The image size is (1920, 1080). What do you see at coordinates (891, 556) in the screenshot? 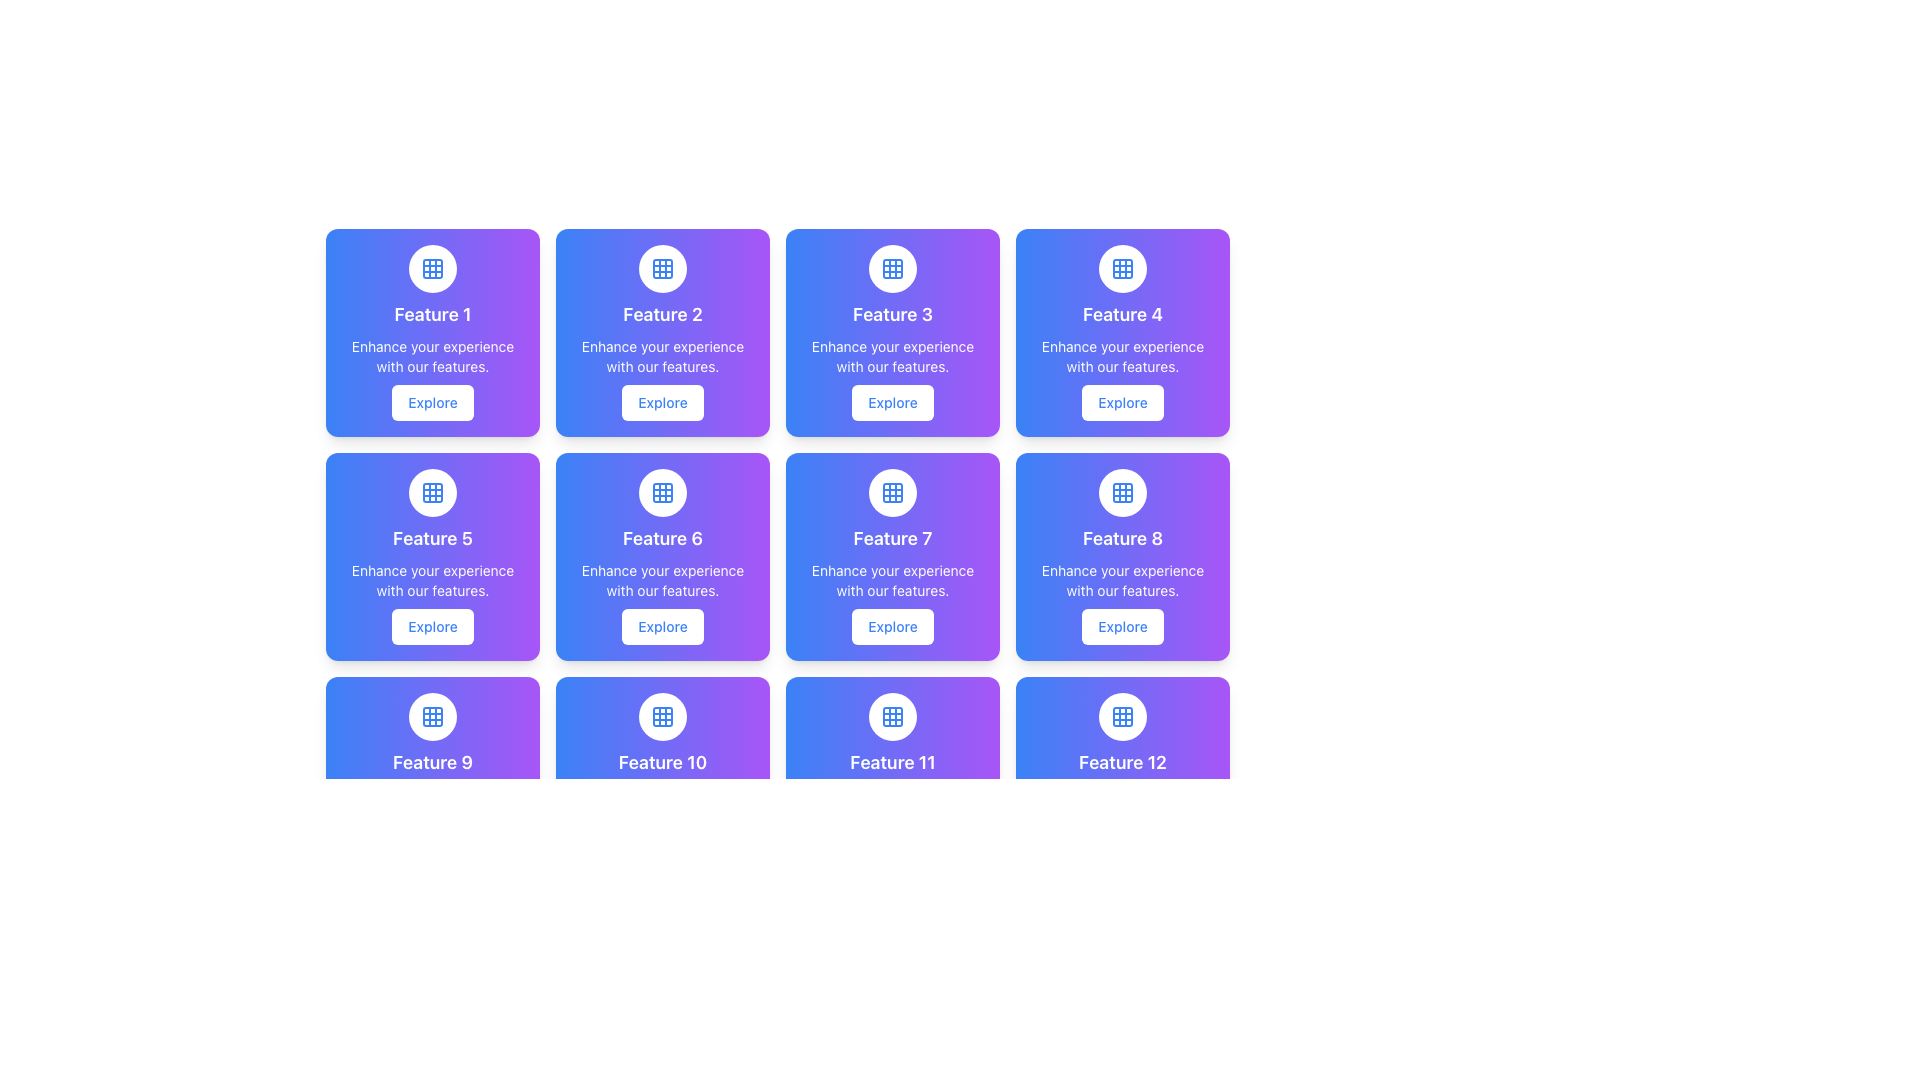
I see `the informational and navigational card for 'Feature 7', located in the third row and third column of the grid layout` at bounding box center [891, 556].